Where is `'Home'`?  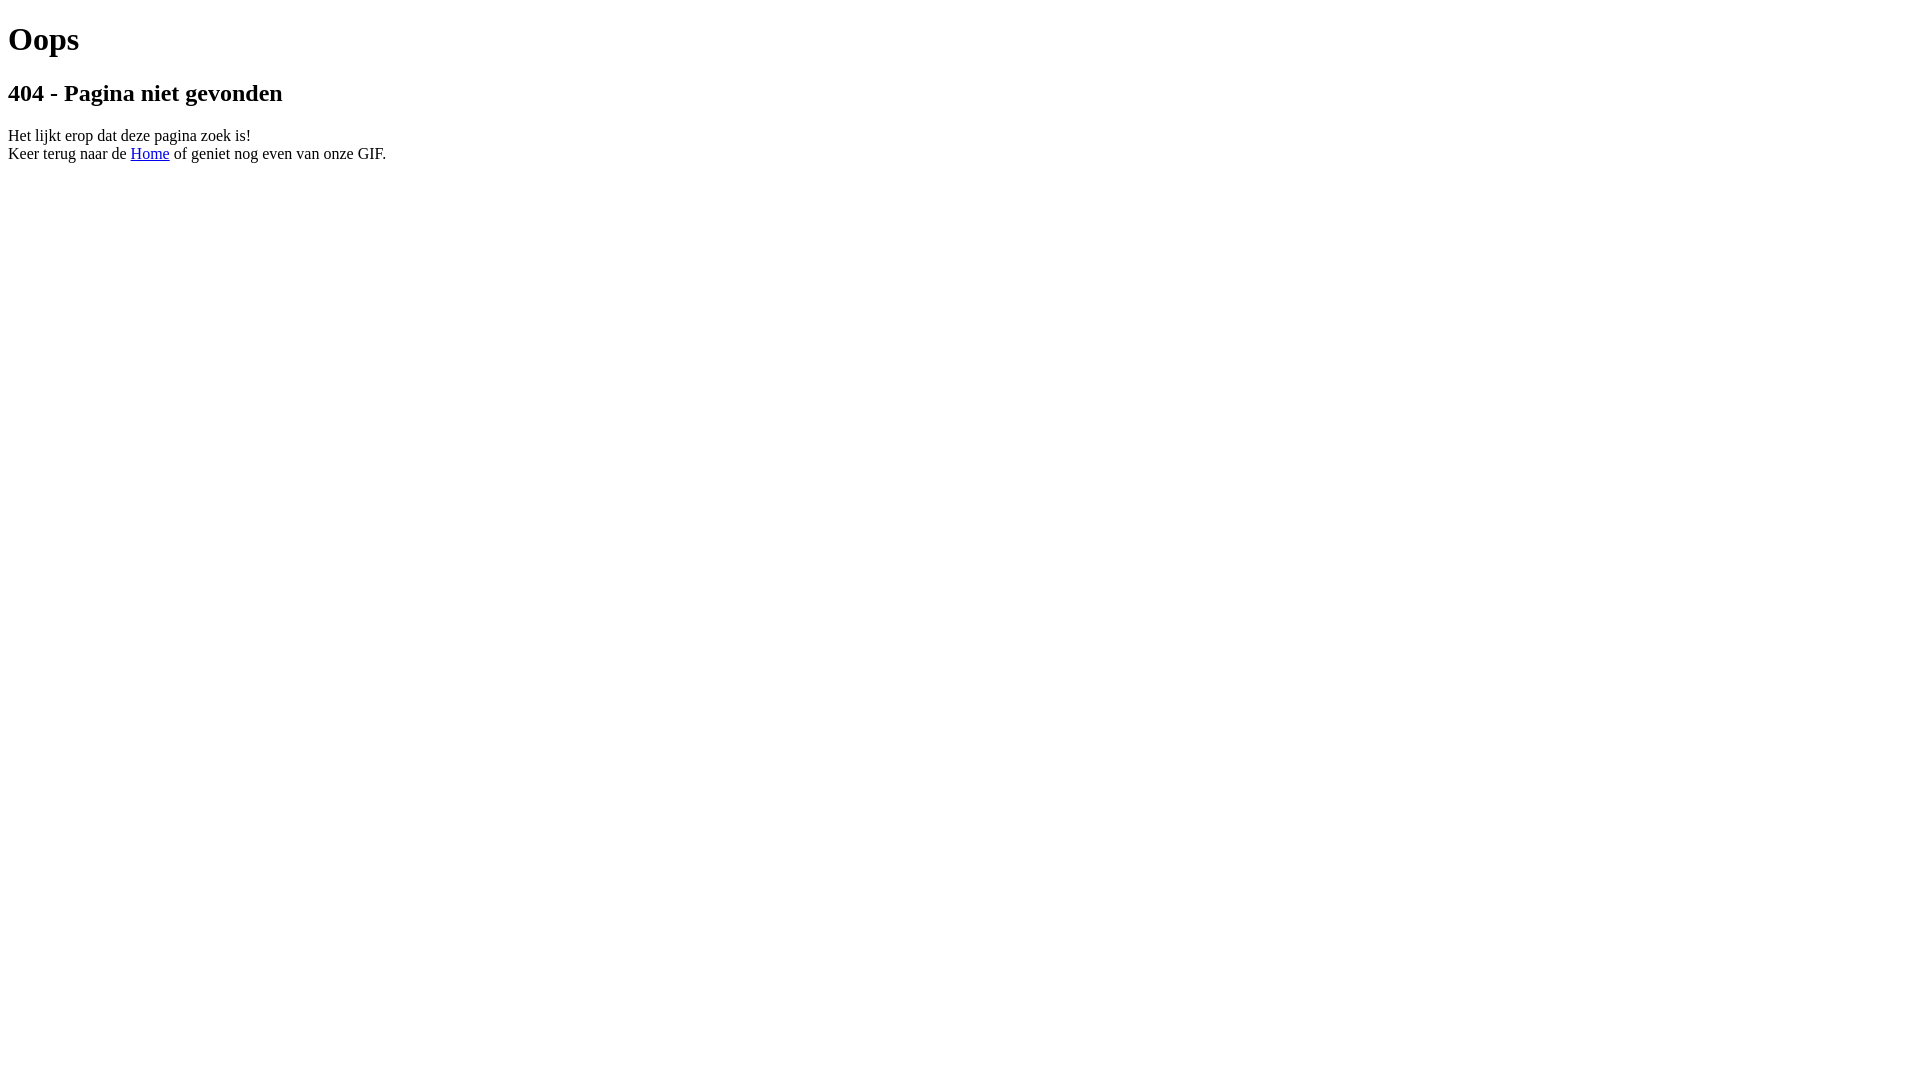 'Home' is located at coordinates (149, 152).